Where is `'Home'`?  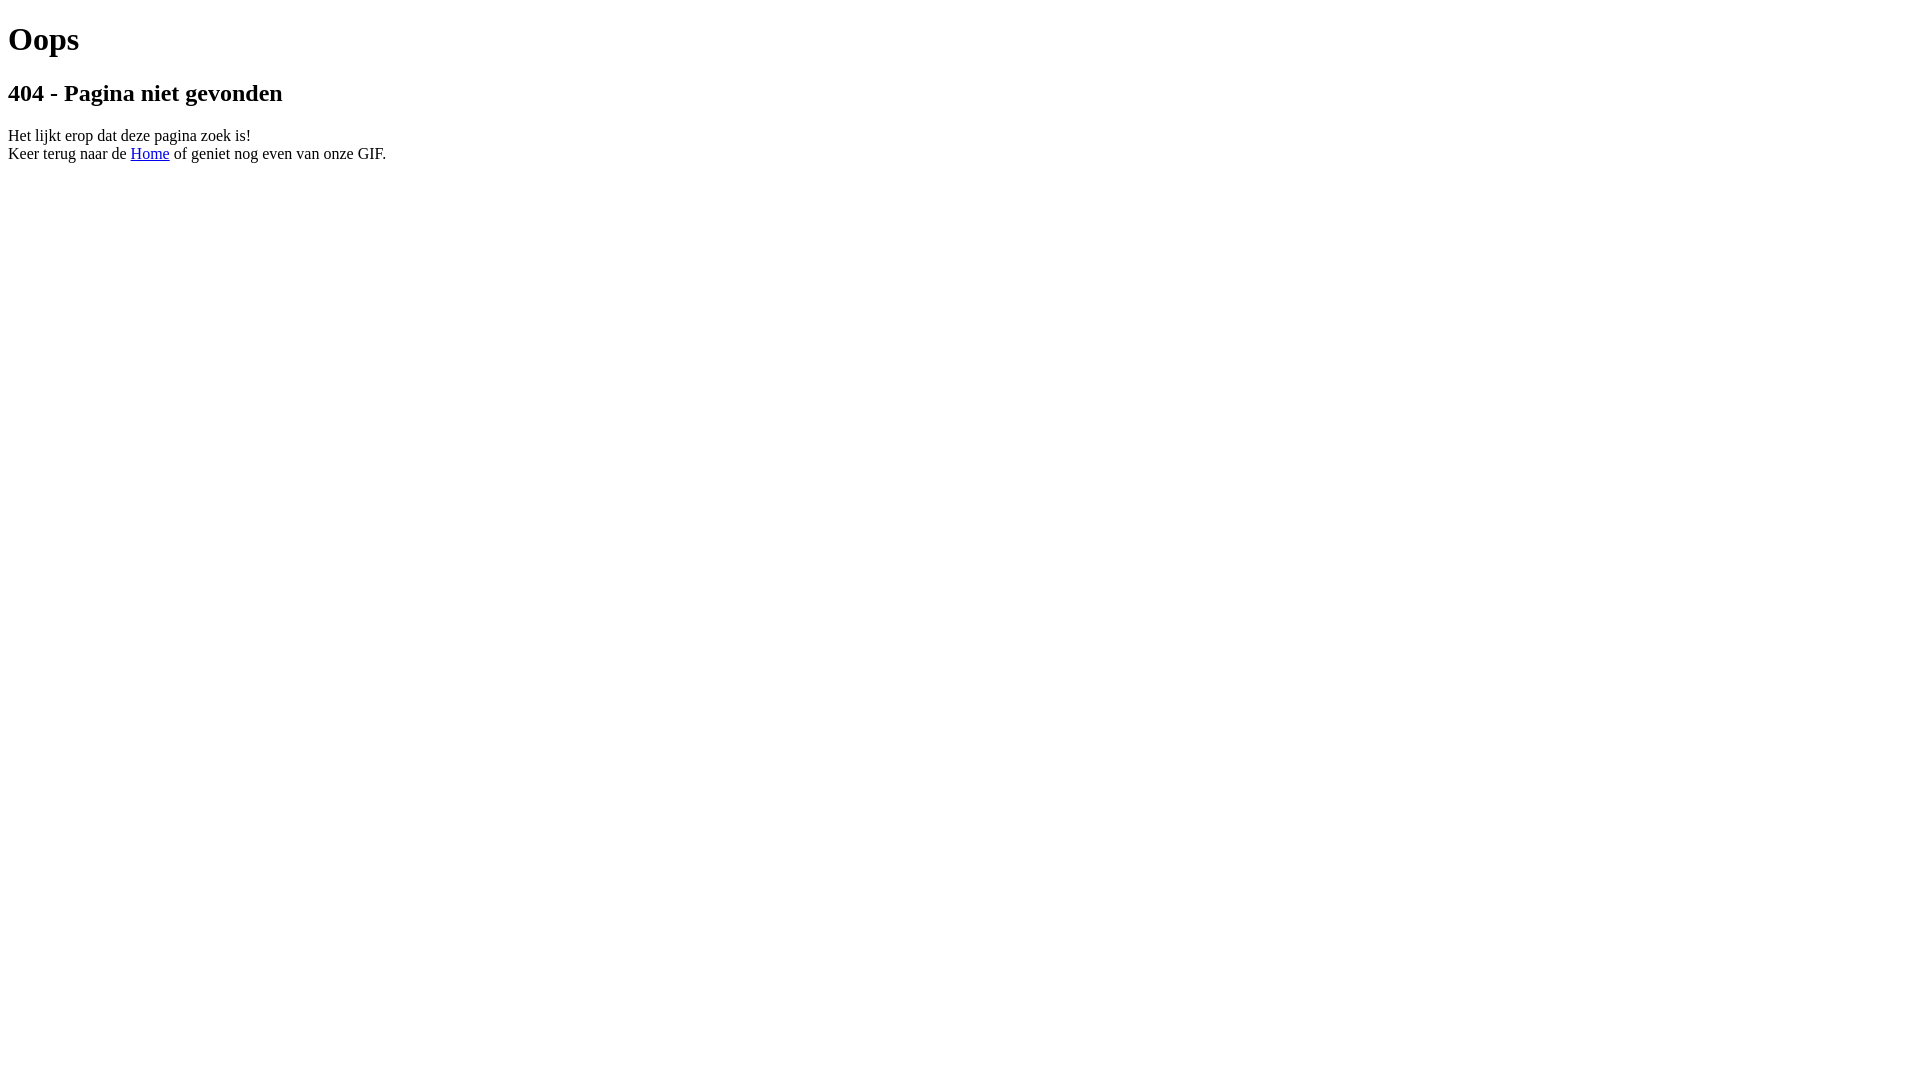 'Home' is located at coordinates (149, 152).